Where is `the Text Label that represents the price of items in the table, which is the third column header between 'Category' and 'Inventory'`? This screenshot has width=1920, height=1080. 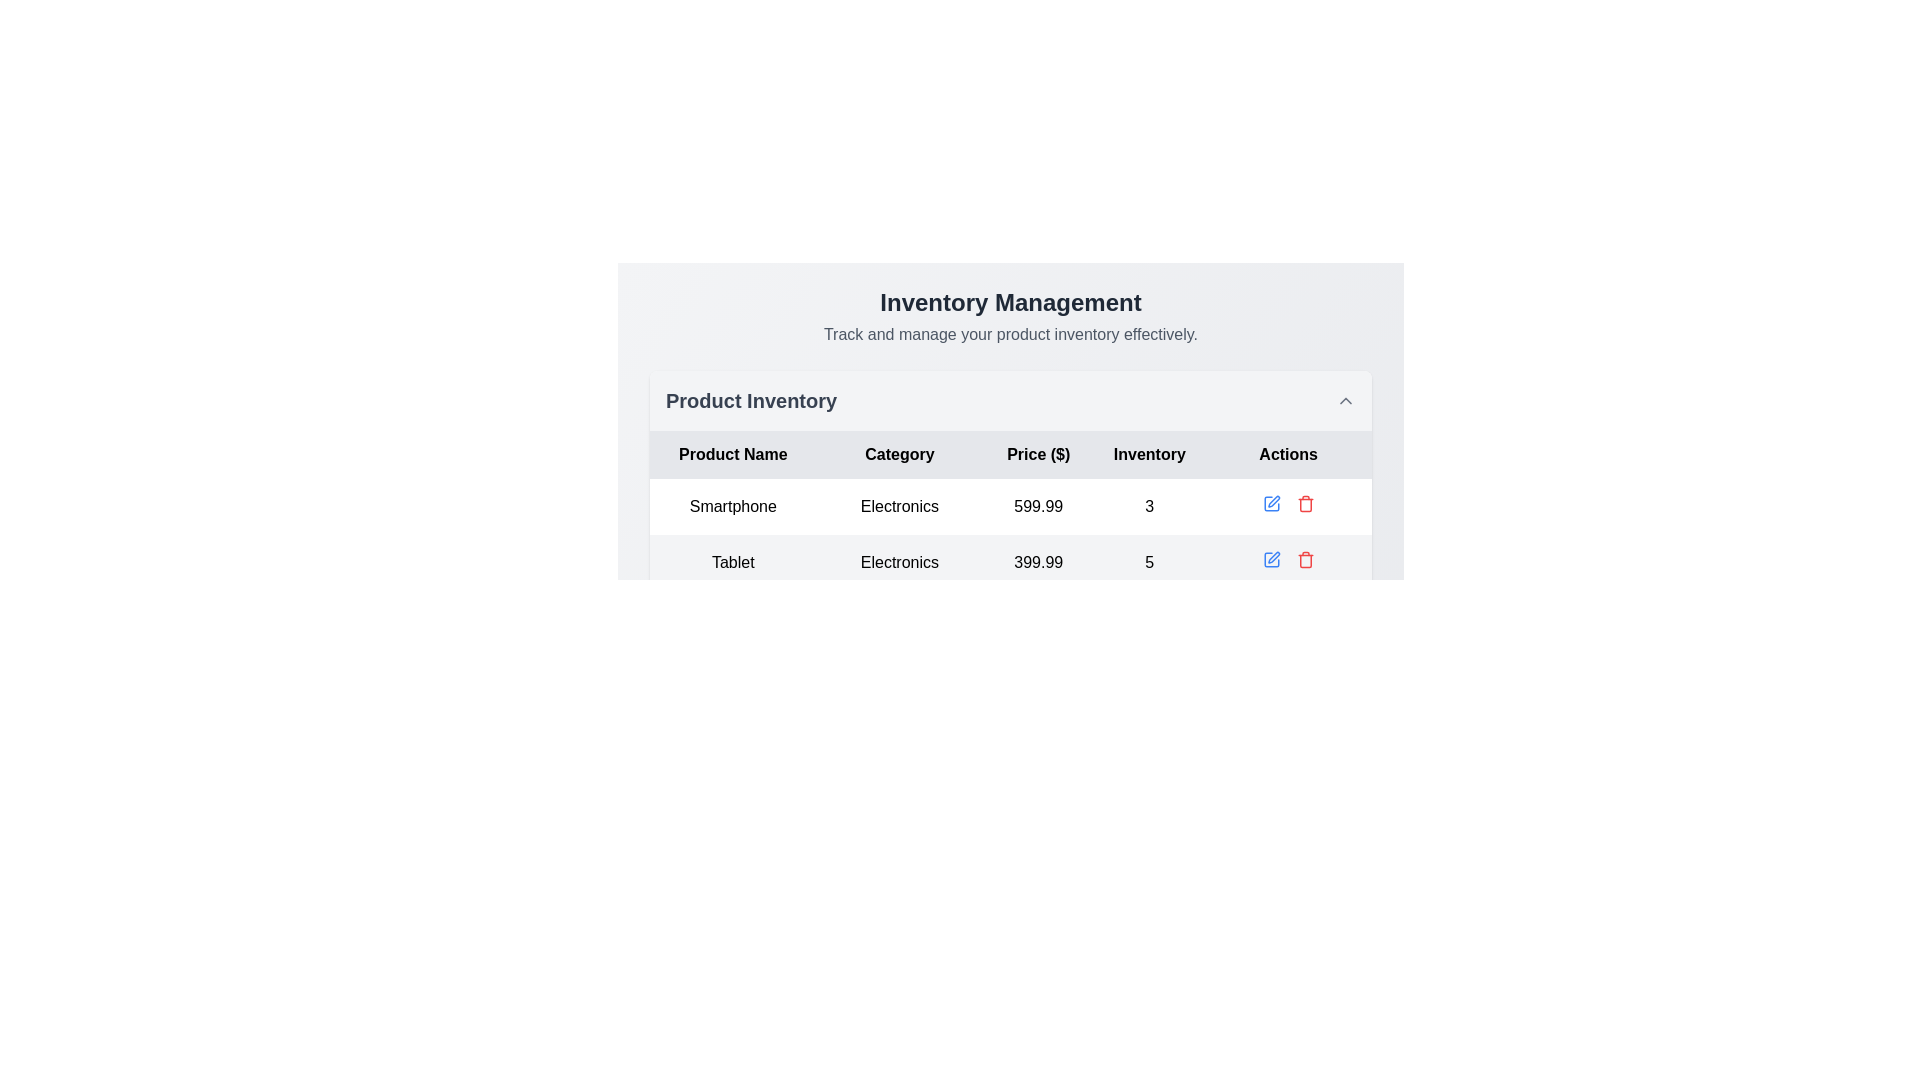
the Text Label that represents the price of items in the table, which is the third column header between 'Category' and 'Inventory' is located at coordinates (1038, 455).